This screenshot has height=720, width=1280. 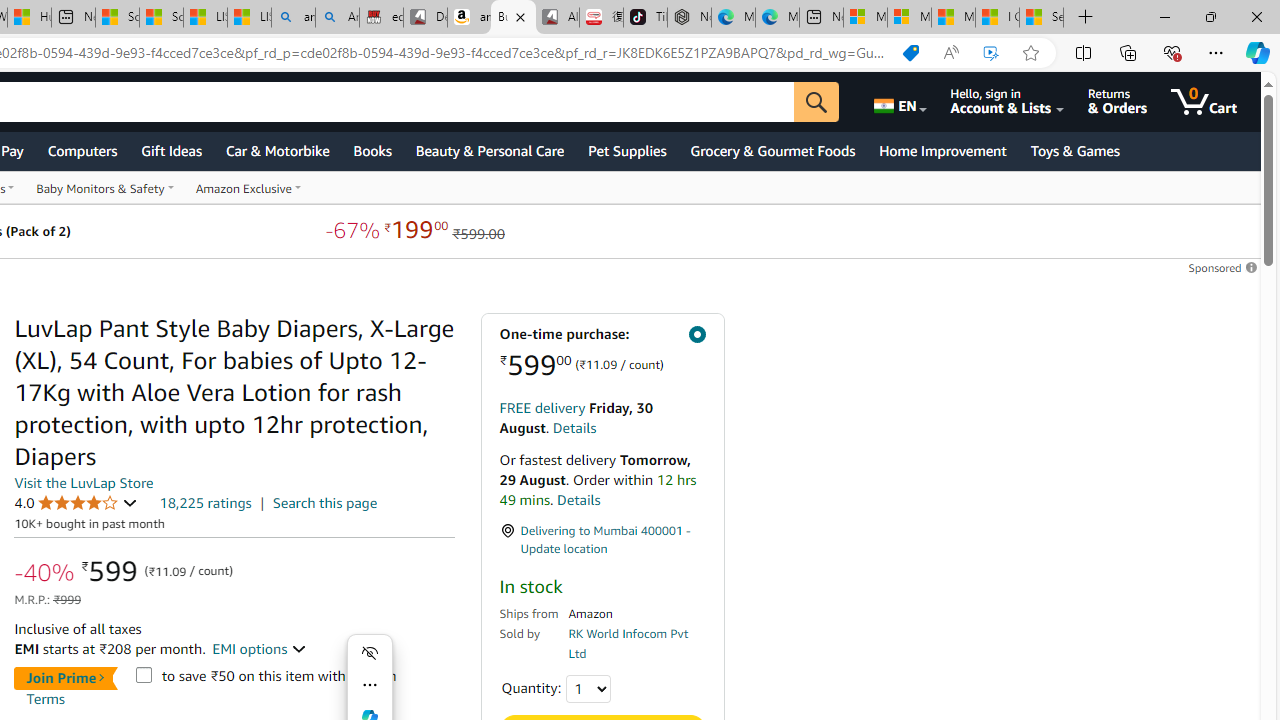 I want to click on 'amazon.in/dp/B0CX59H5W7/?tag=gsmcom05-21', so click(x=468, y=17).